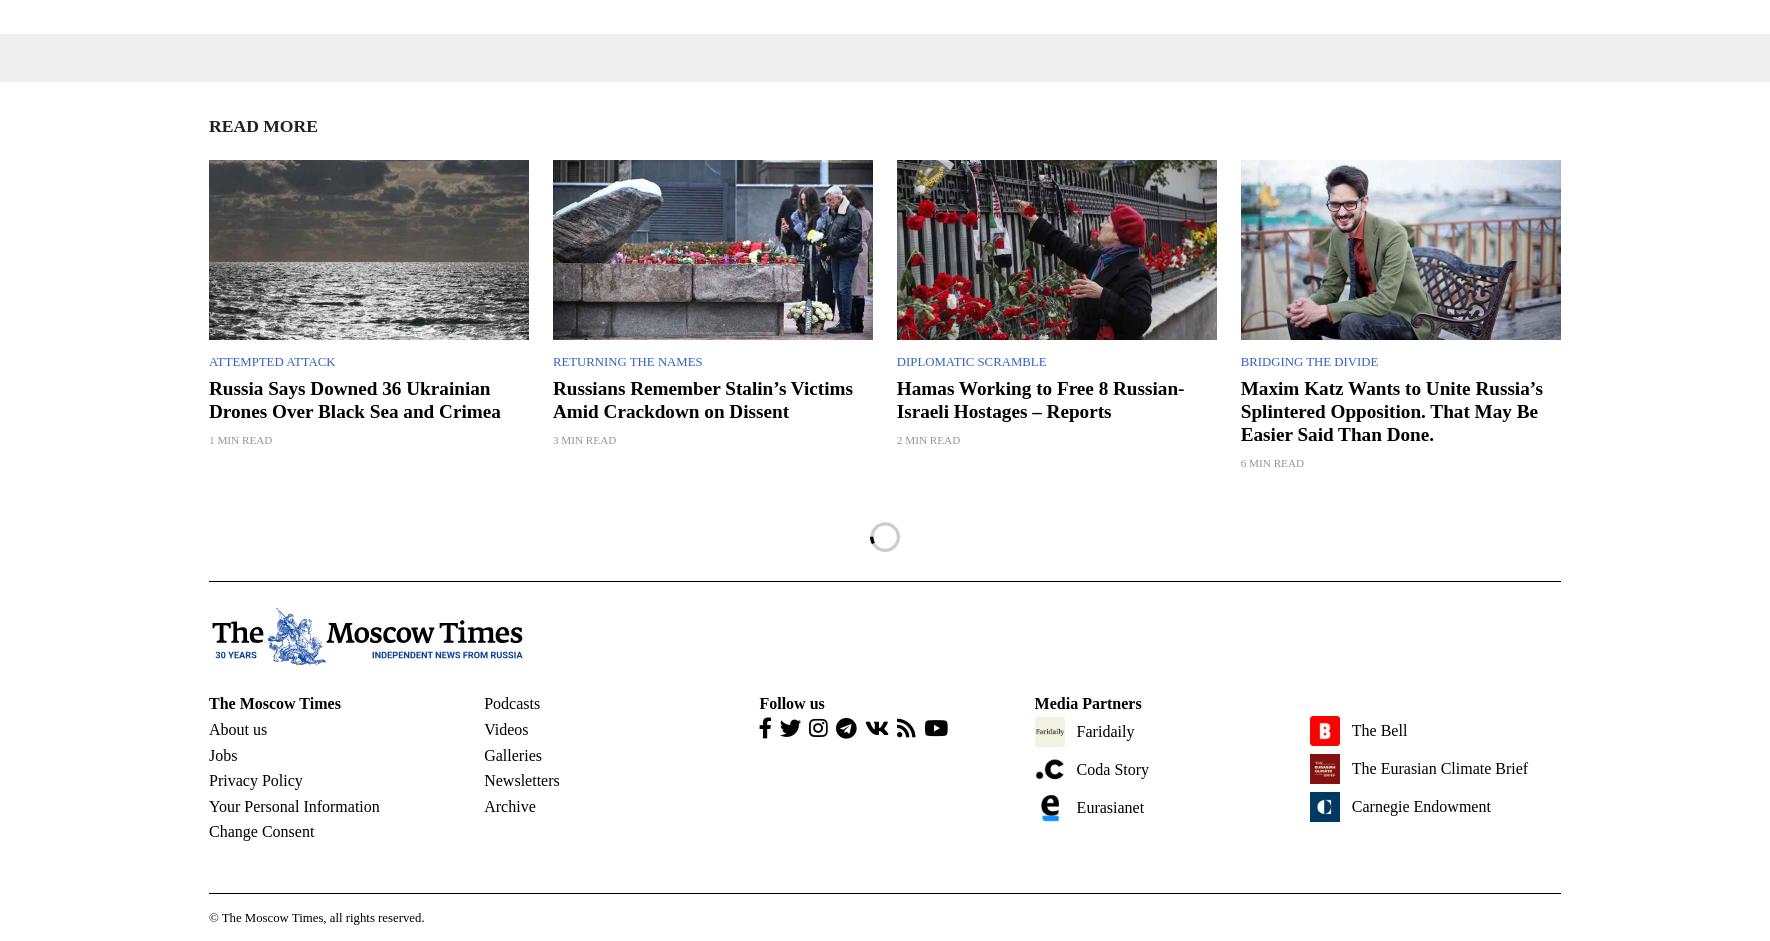 This screenshot has height=941, width=1770. Describe the element at coordinates (261, 830) in the screenshot. I see `'Change Consent'` at that location.